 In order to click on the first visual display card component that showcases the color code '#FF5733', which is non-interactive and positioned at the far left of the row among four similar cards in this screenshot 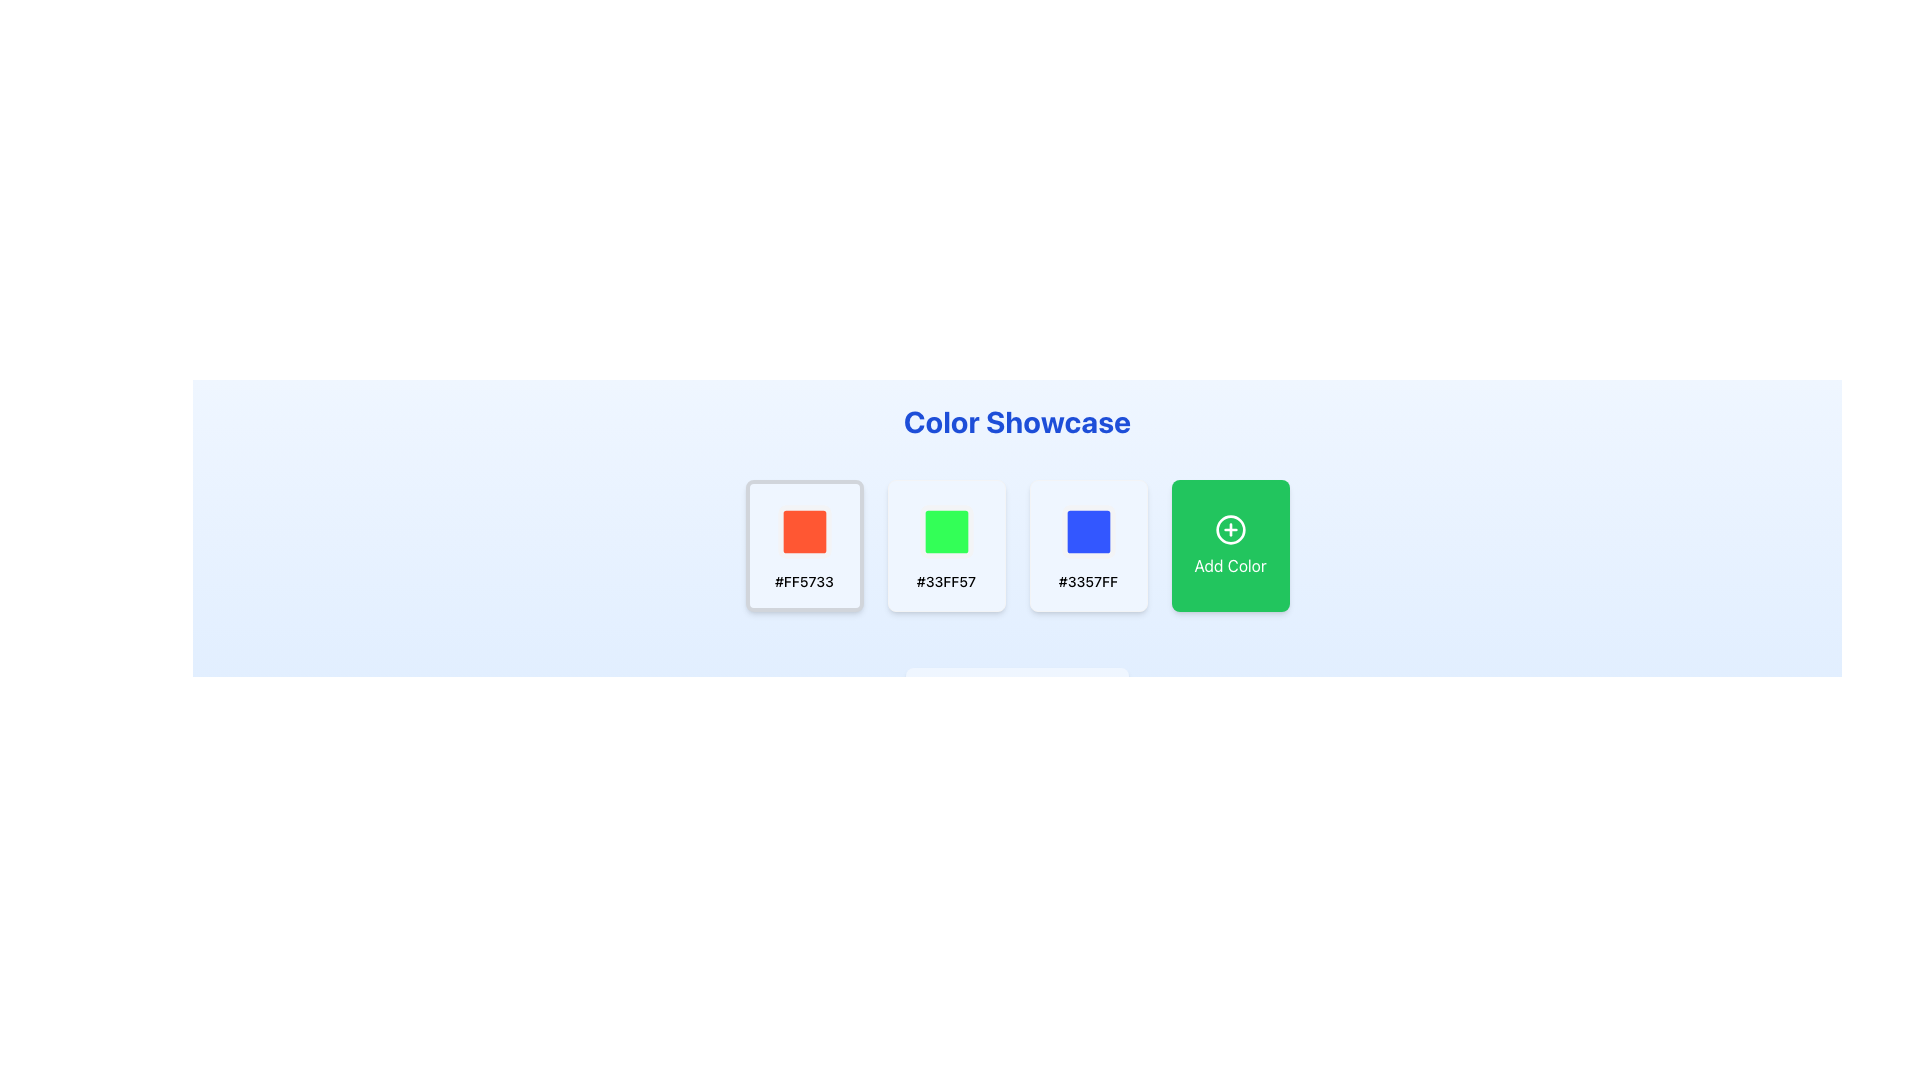, I will do `click(804, 546)`.